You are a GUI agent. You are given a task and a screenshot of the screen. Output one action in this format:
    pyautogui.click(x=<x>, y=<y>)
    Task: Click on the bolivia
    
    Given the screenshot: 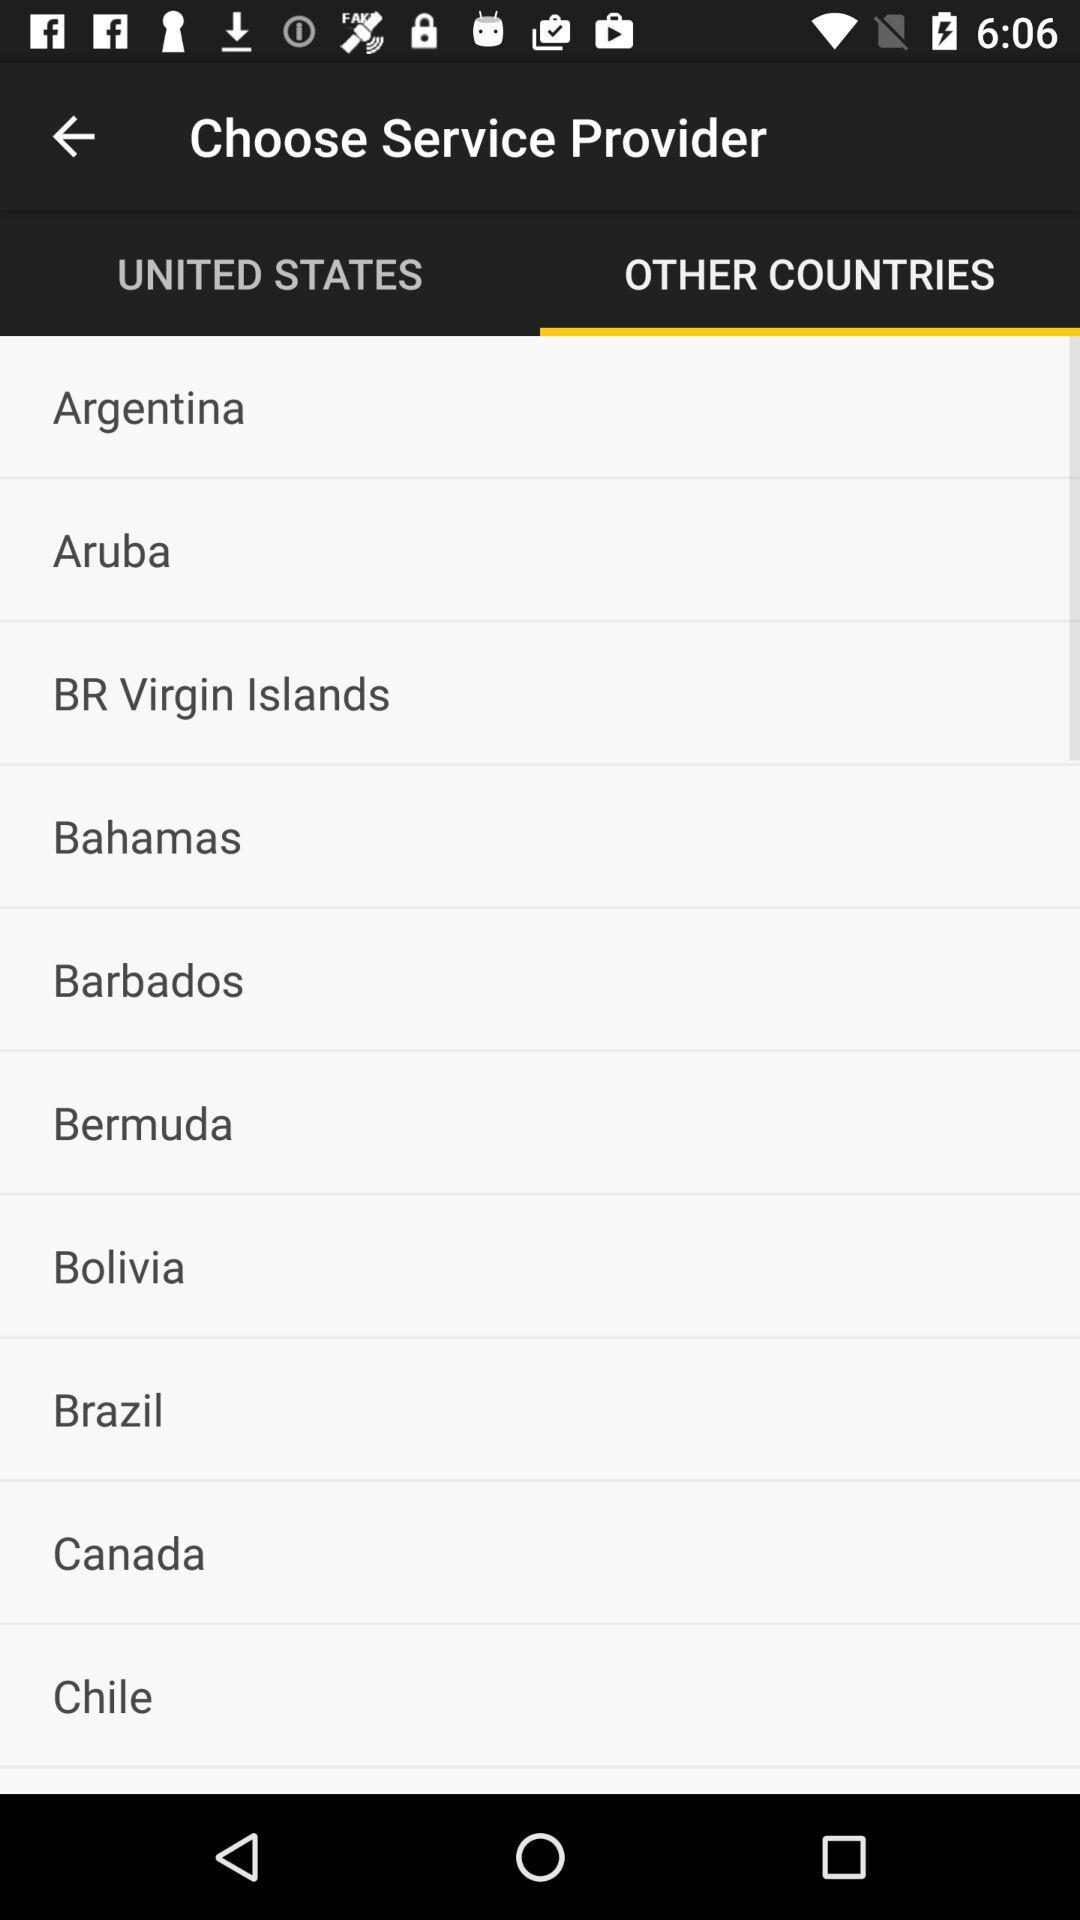 What is the action you would take?
    pyautogui.click(x=540, y=1264)
    